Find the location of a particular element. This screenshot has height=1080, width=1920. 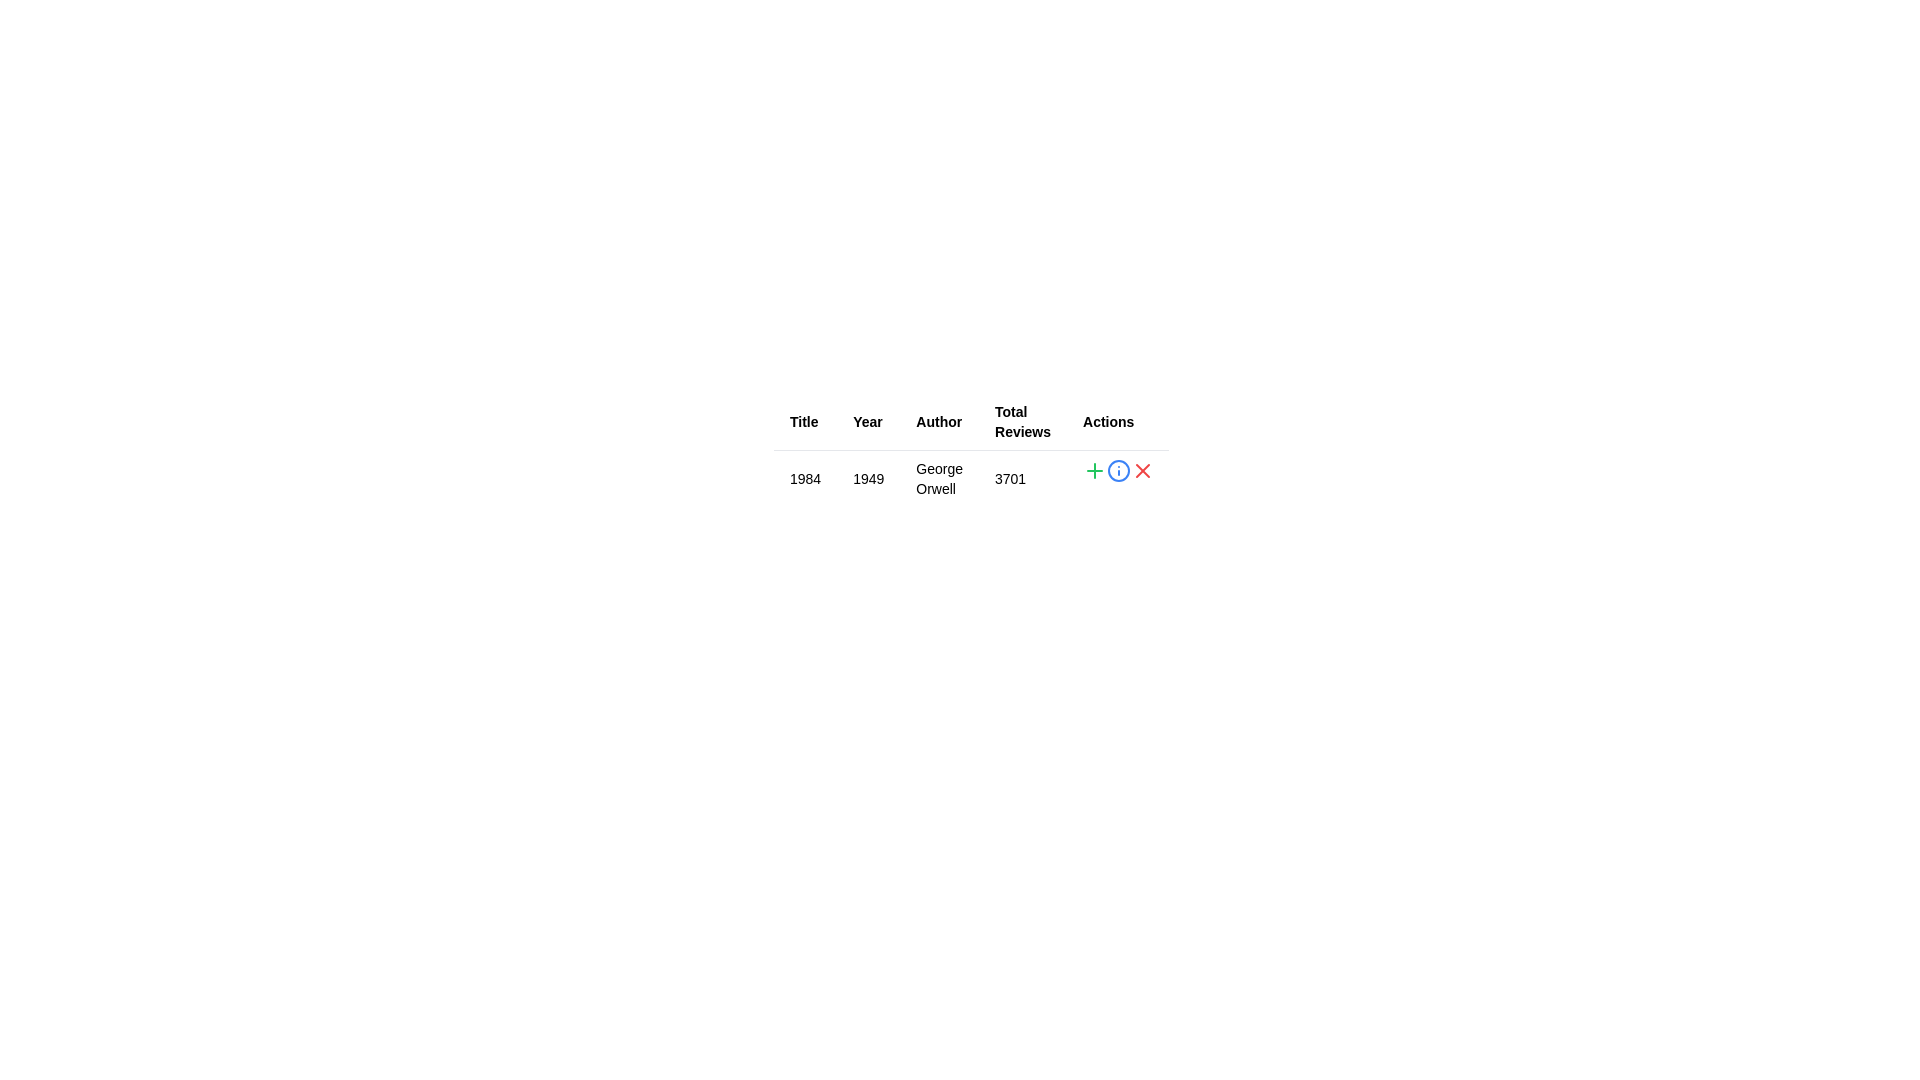

the Text label that corresponds to the years column, which is located between 'Title' and 'Author' in the header row of the table is located at coordinates (868, 421).